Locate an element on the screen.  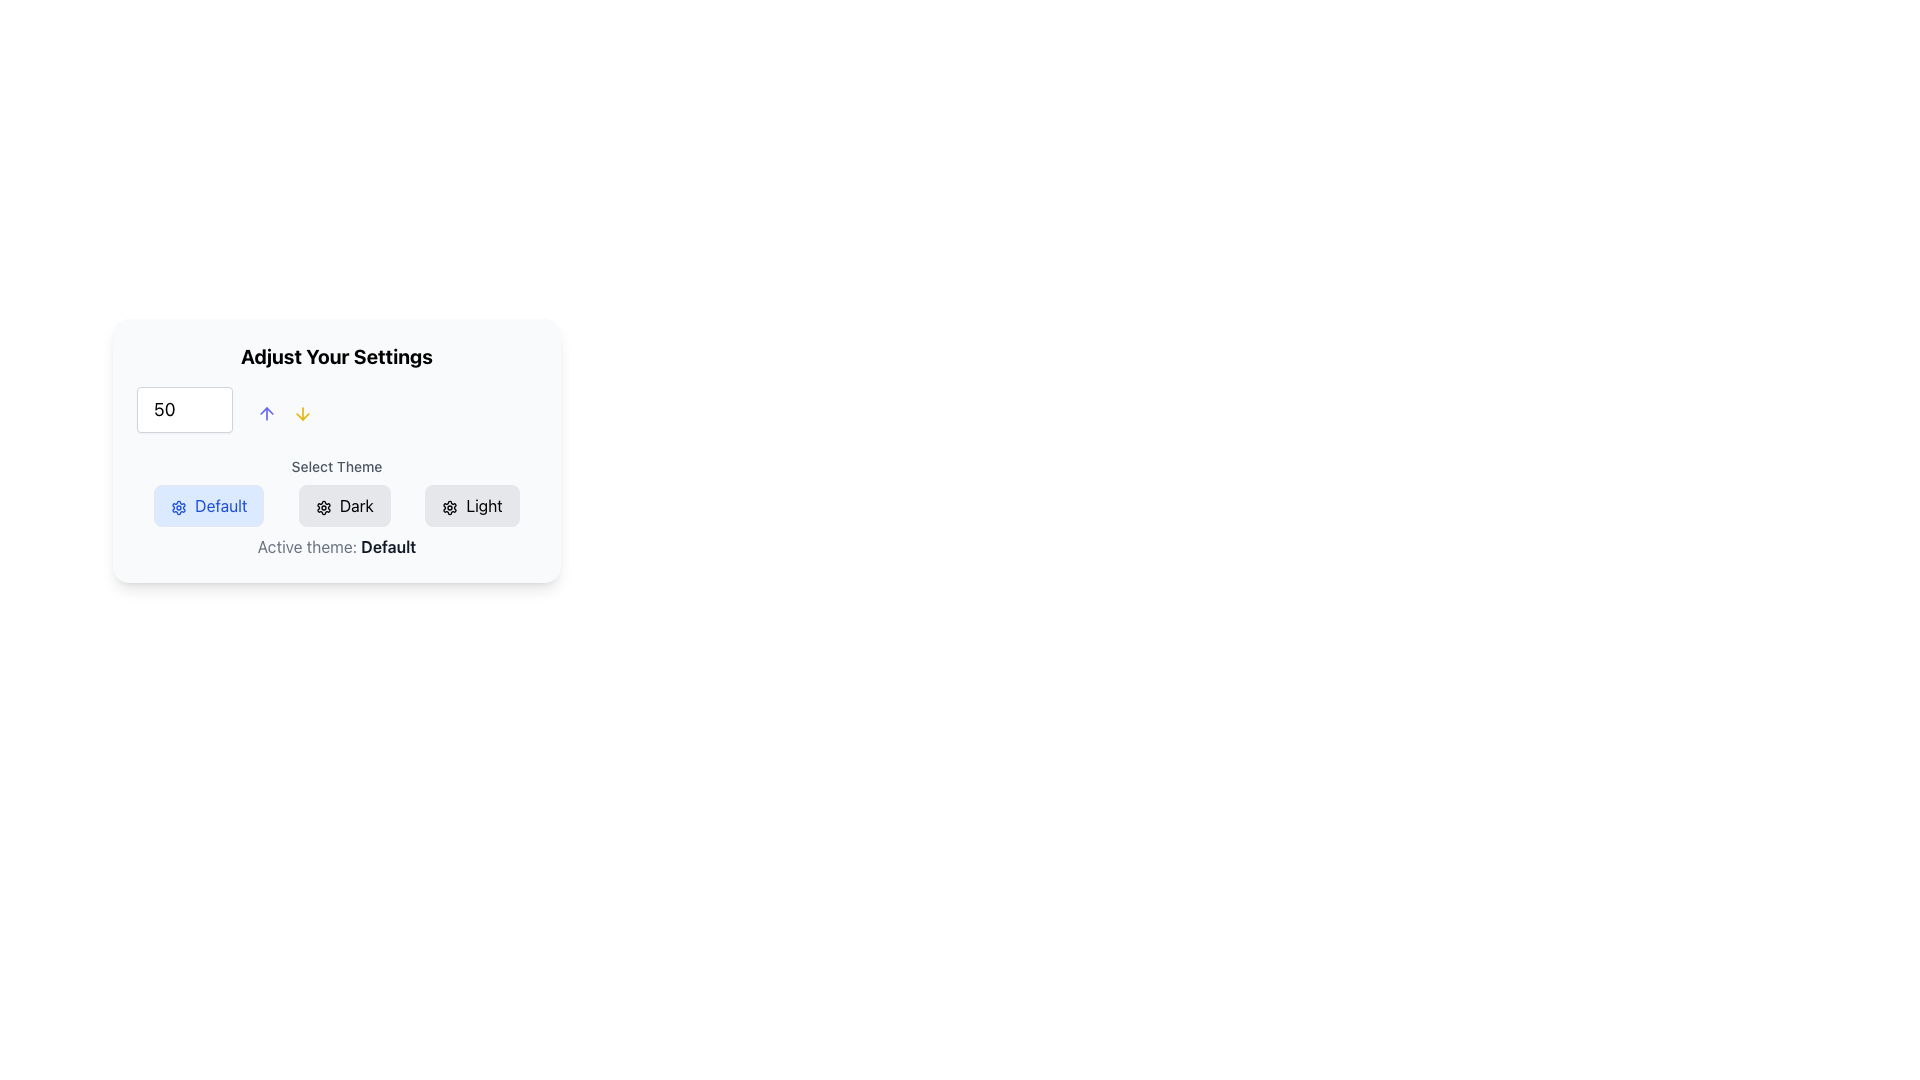
the Static Text Label displaying 'Active theme: Default', located below the theme selection buttons in the 'Adjust Your Settings' section is located at coordinates (336, 547).